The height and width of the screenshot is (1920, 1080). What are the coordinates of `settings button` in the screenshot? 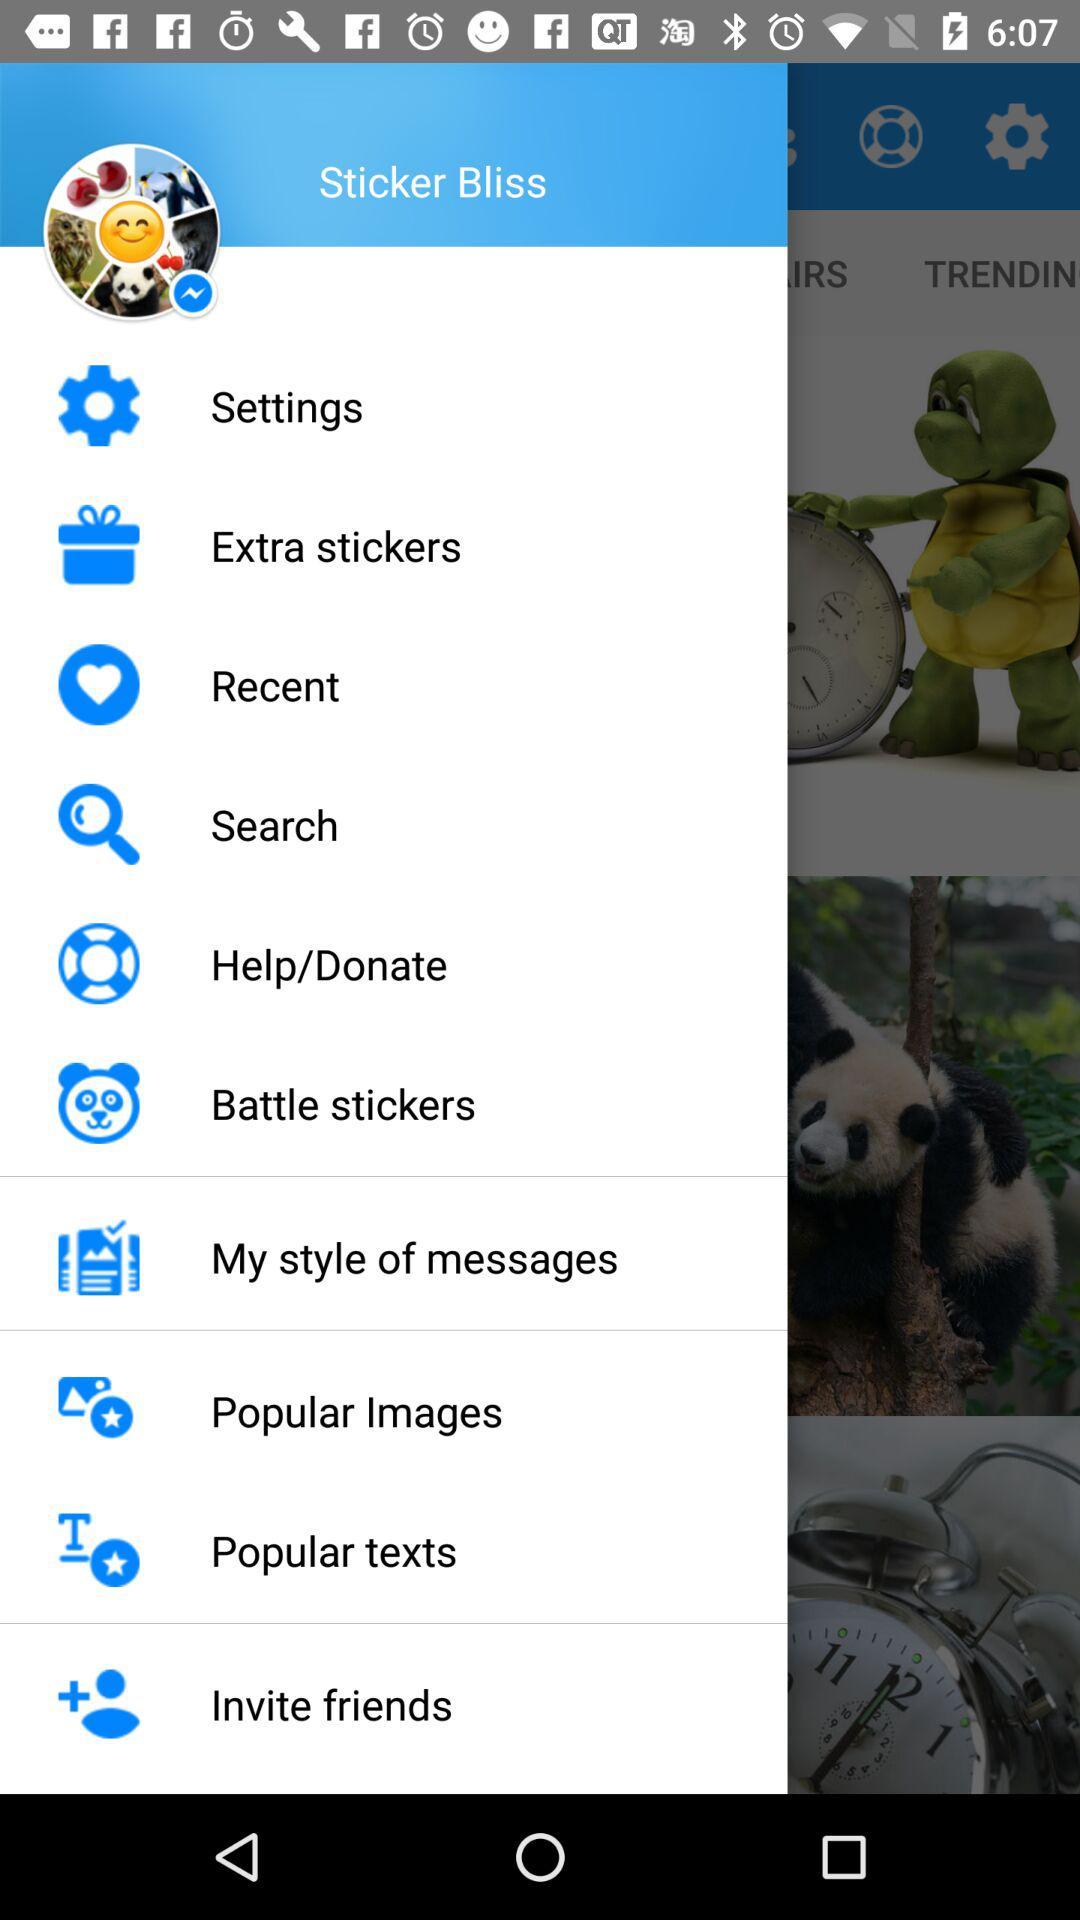 It's located at (1017, 136).